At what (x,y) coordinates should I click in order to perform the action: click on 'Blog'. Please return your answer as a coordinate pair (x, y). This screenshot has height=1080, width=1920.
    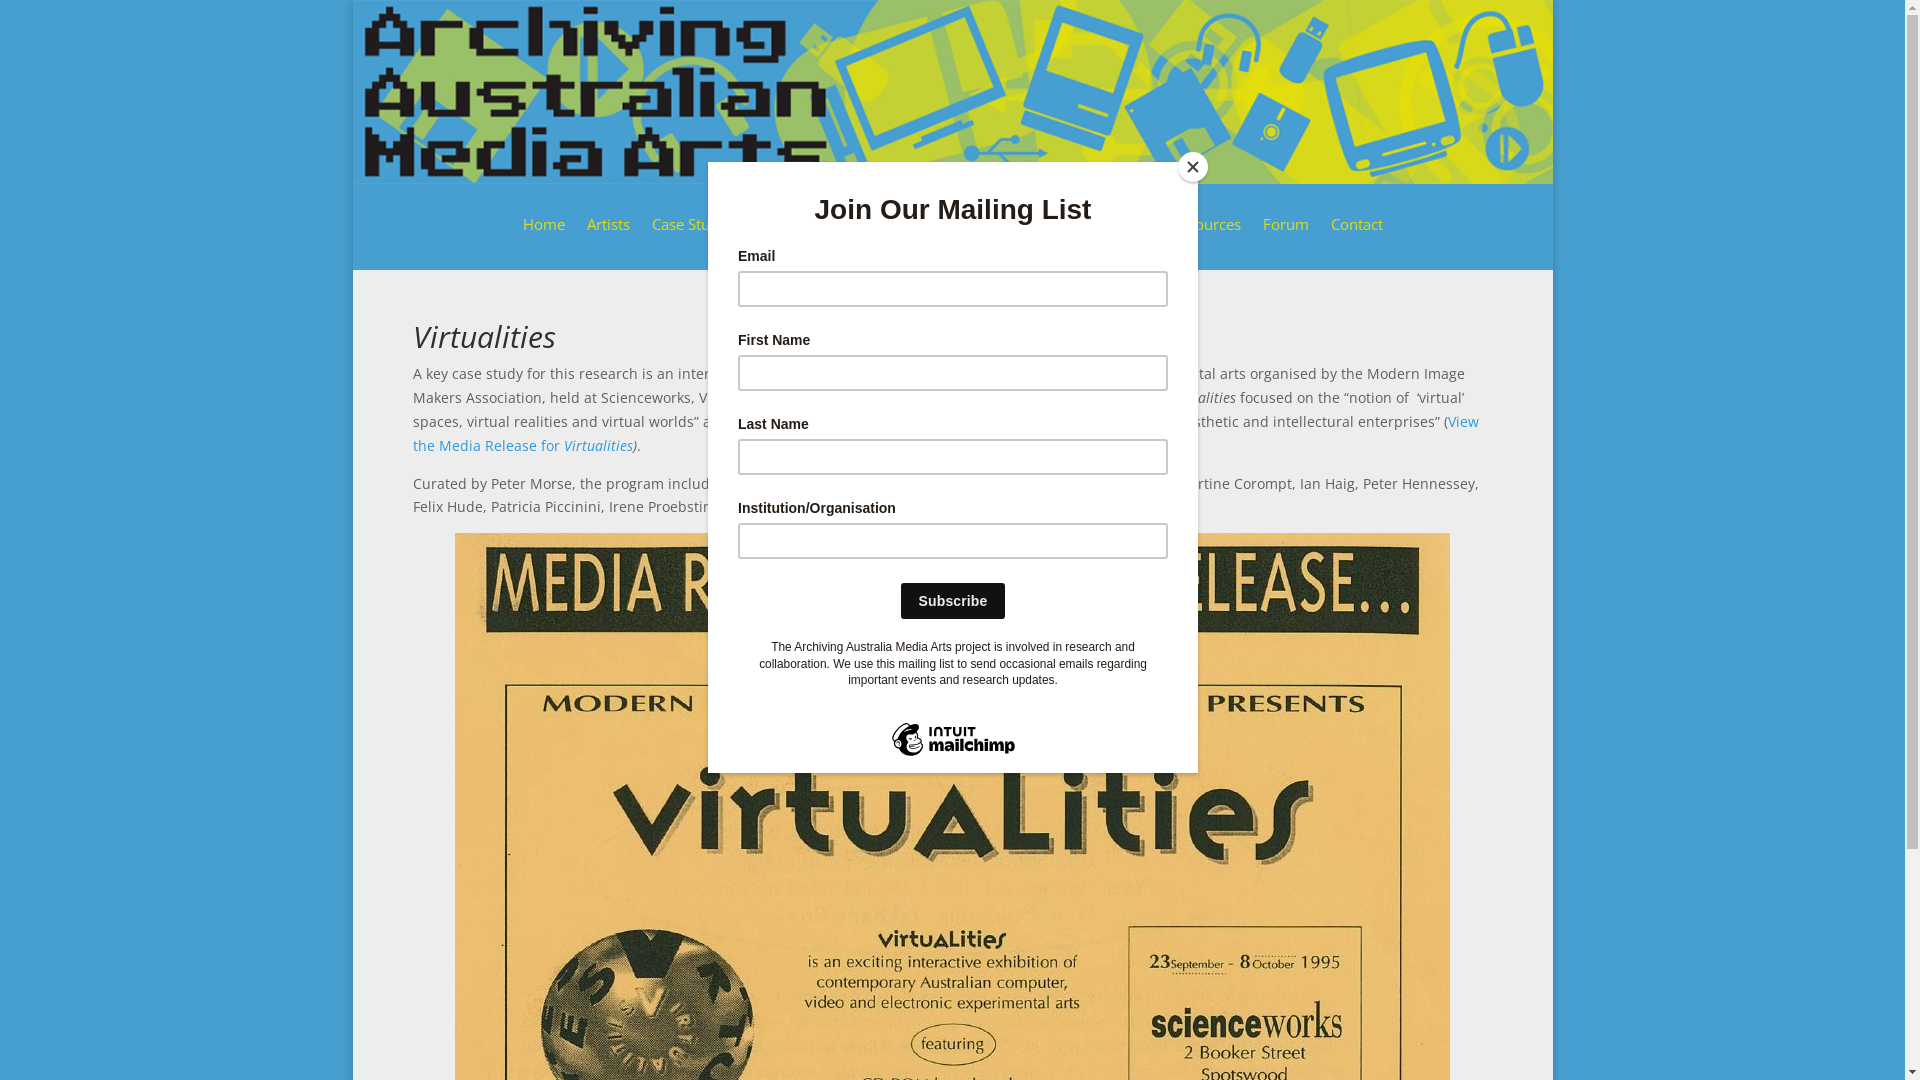
    Looking at the image, I should click on (1133, 237).